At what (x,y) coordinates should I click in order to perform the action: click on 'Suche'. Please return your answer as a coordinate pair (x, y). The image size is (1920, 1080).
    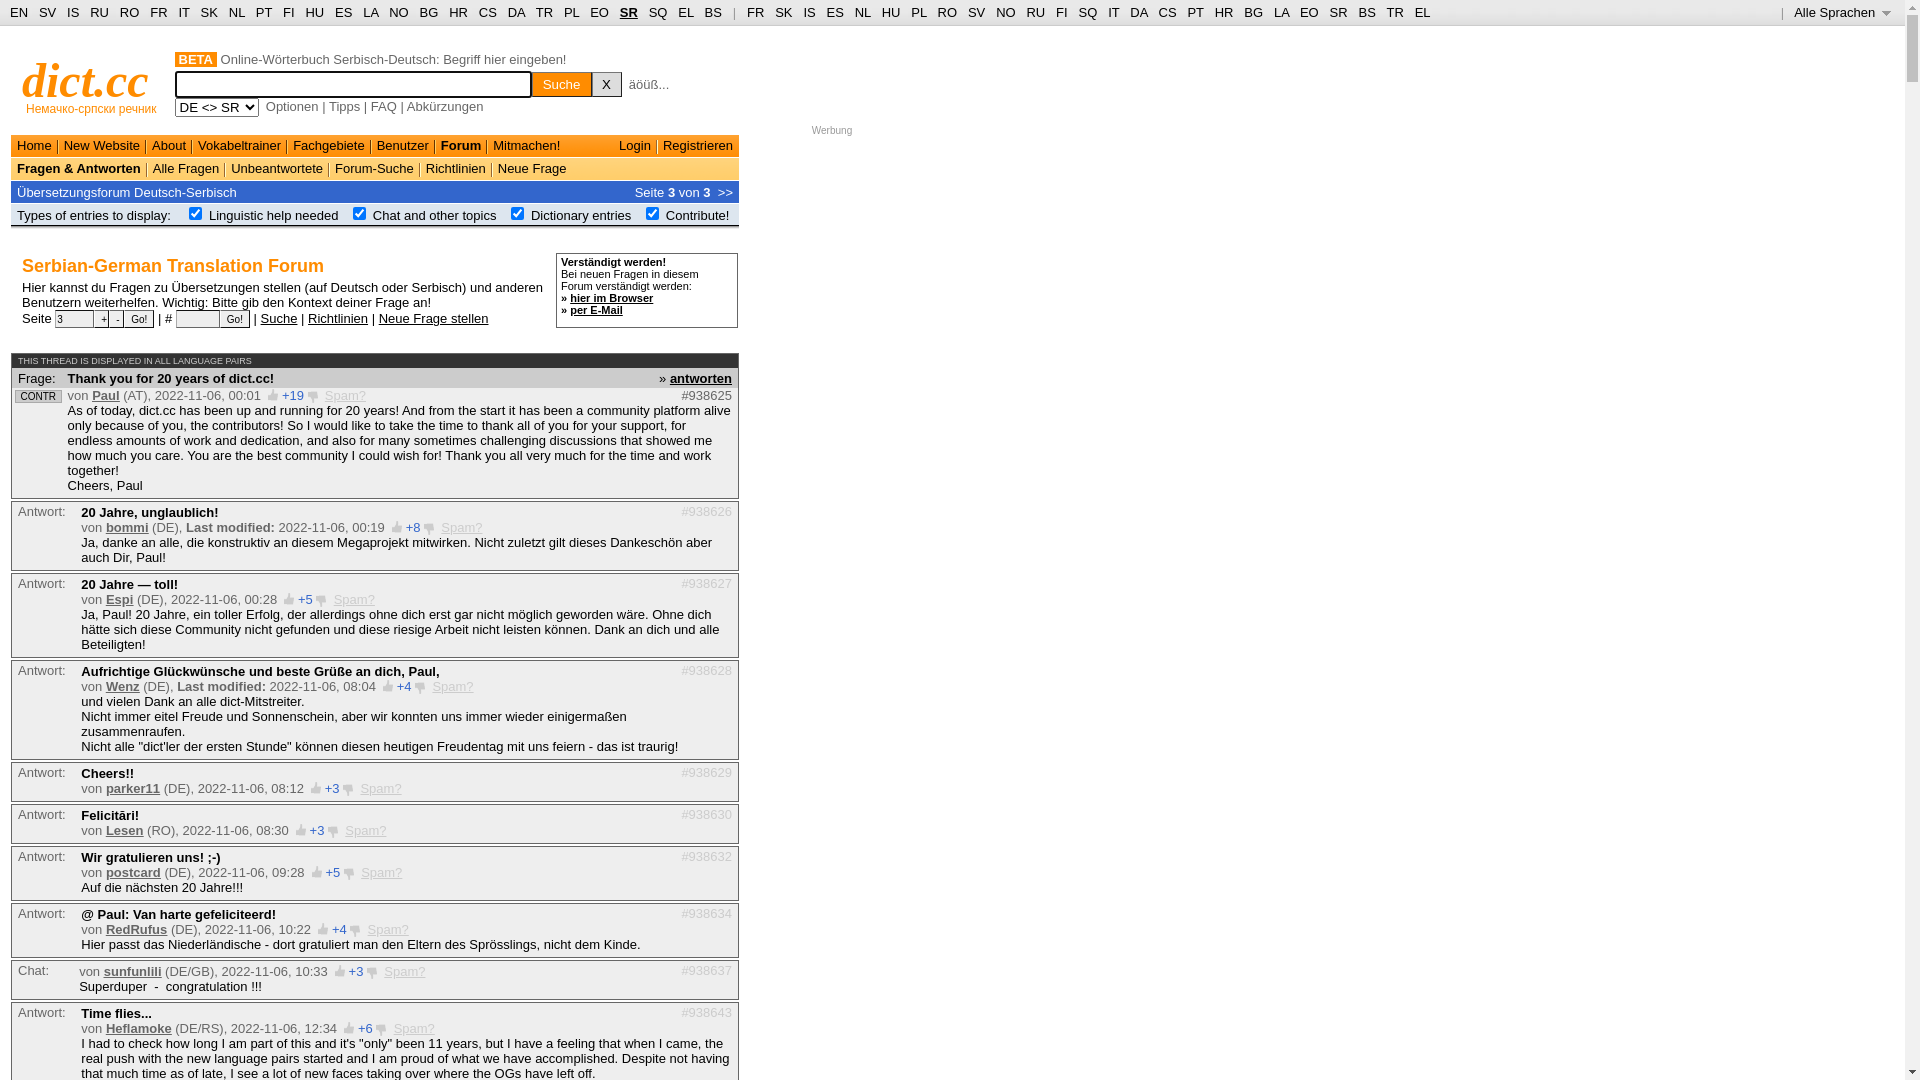
    Looking at the image, I should click on (560, 83).